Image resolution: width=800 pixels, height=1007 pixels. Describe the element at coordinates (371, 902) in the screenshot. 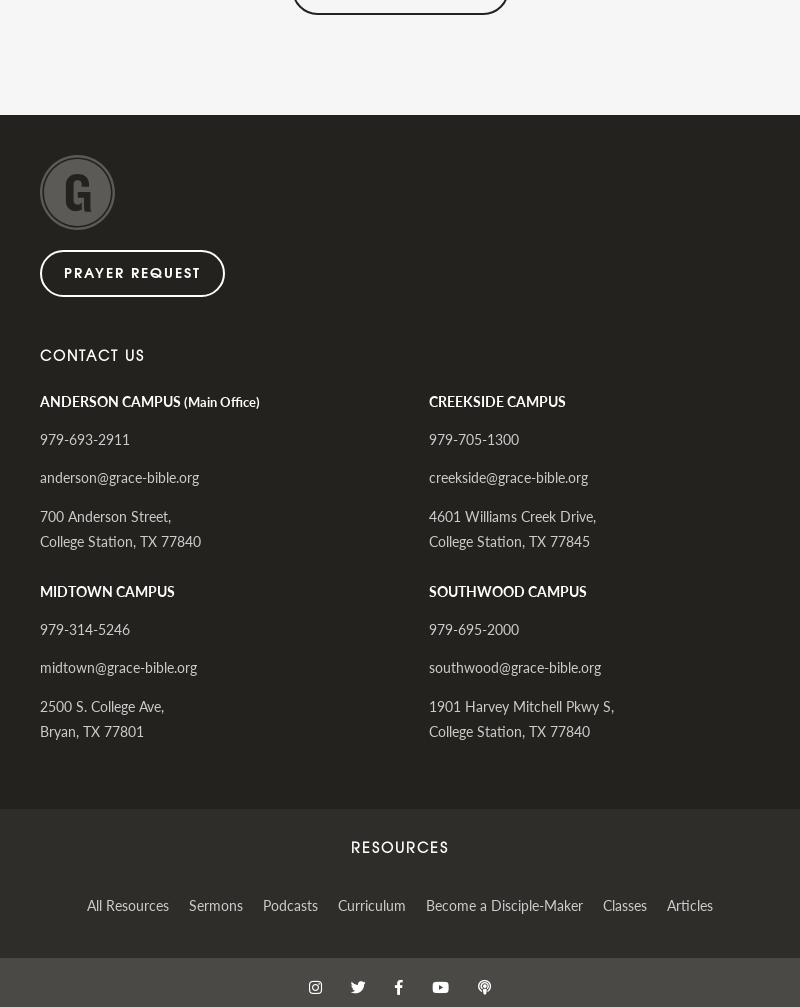

I see `'Curriculum'` at that location.